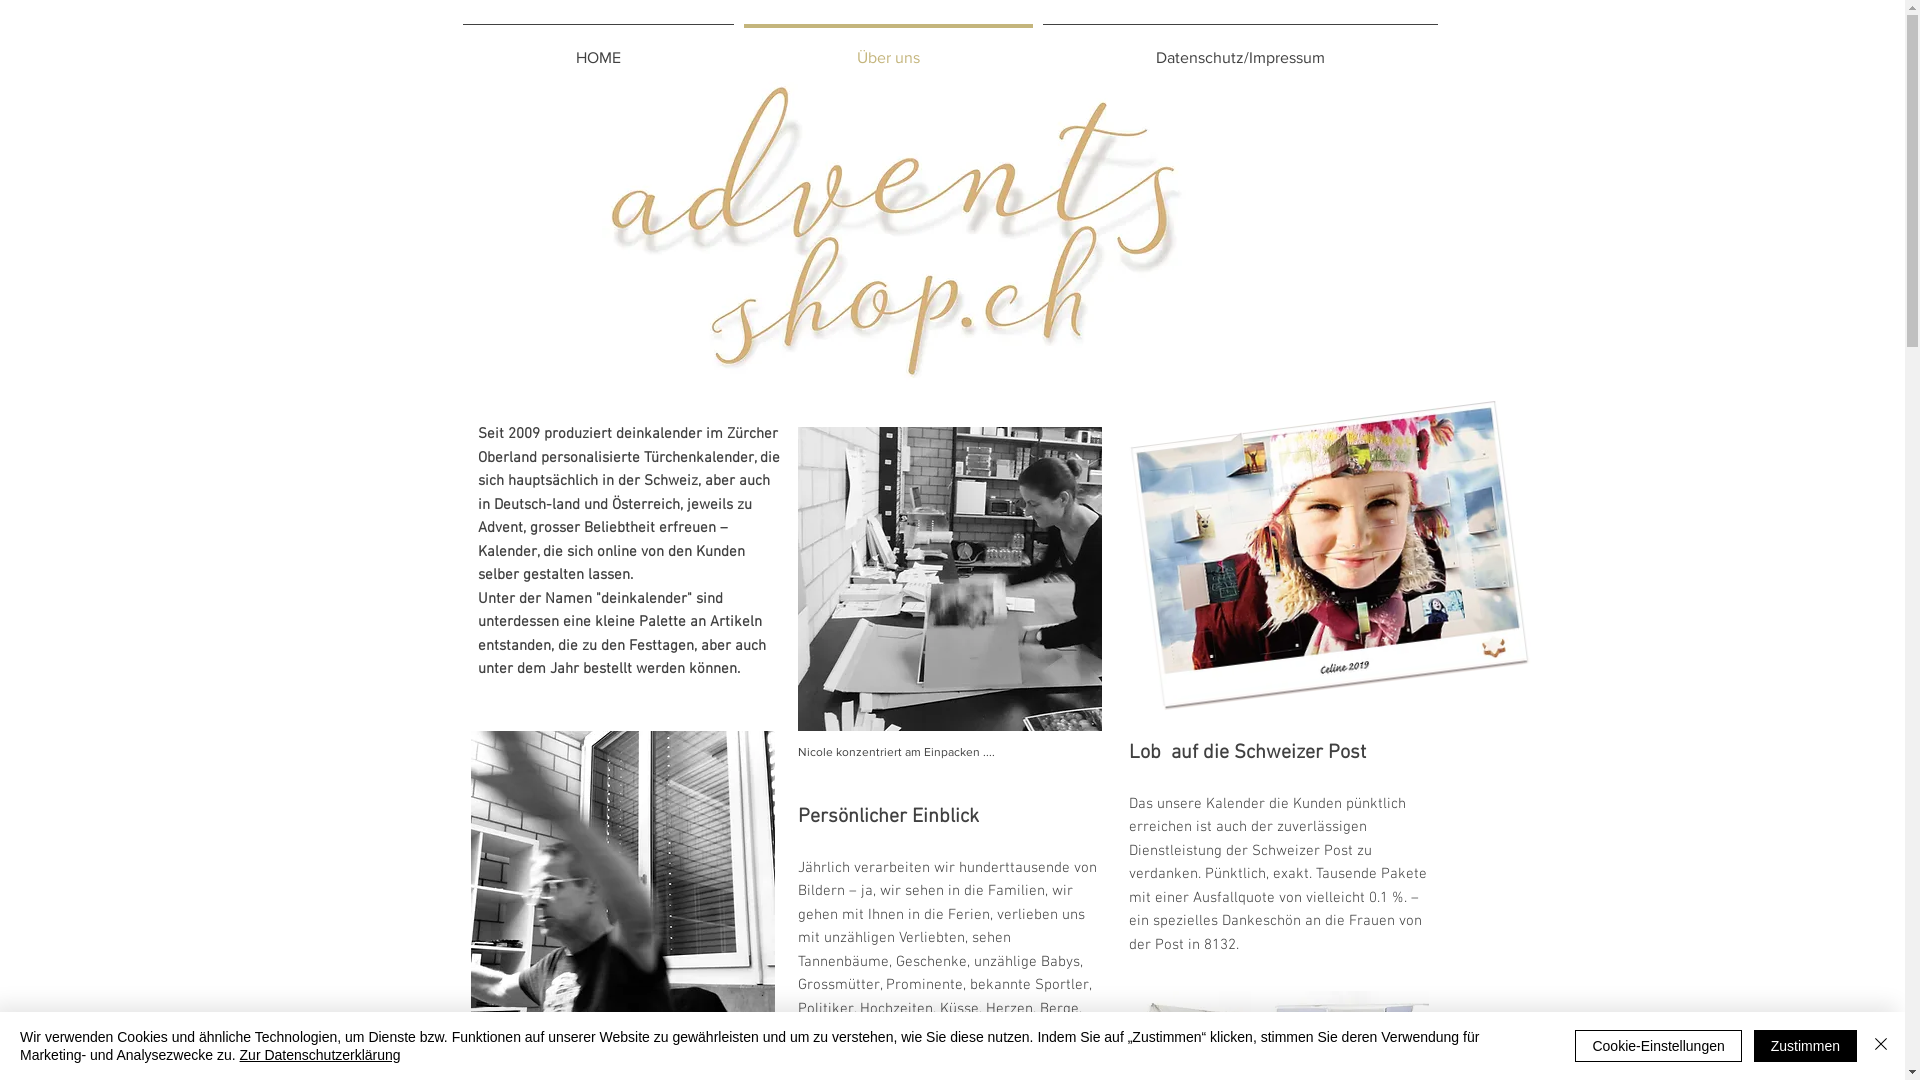  What do you see at coordinates (1805, 1044) in the screenshot?
I see `'Zustimmen'` at bounding box center [1805, 1044].